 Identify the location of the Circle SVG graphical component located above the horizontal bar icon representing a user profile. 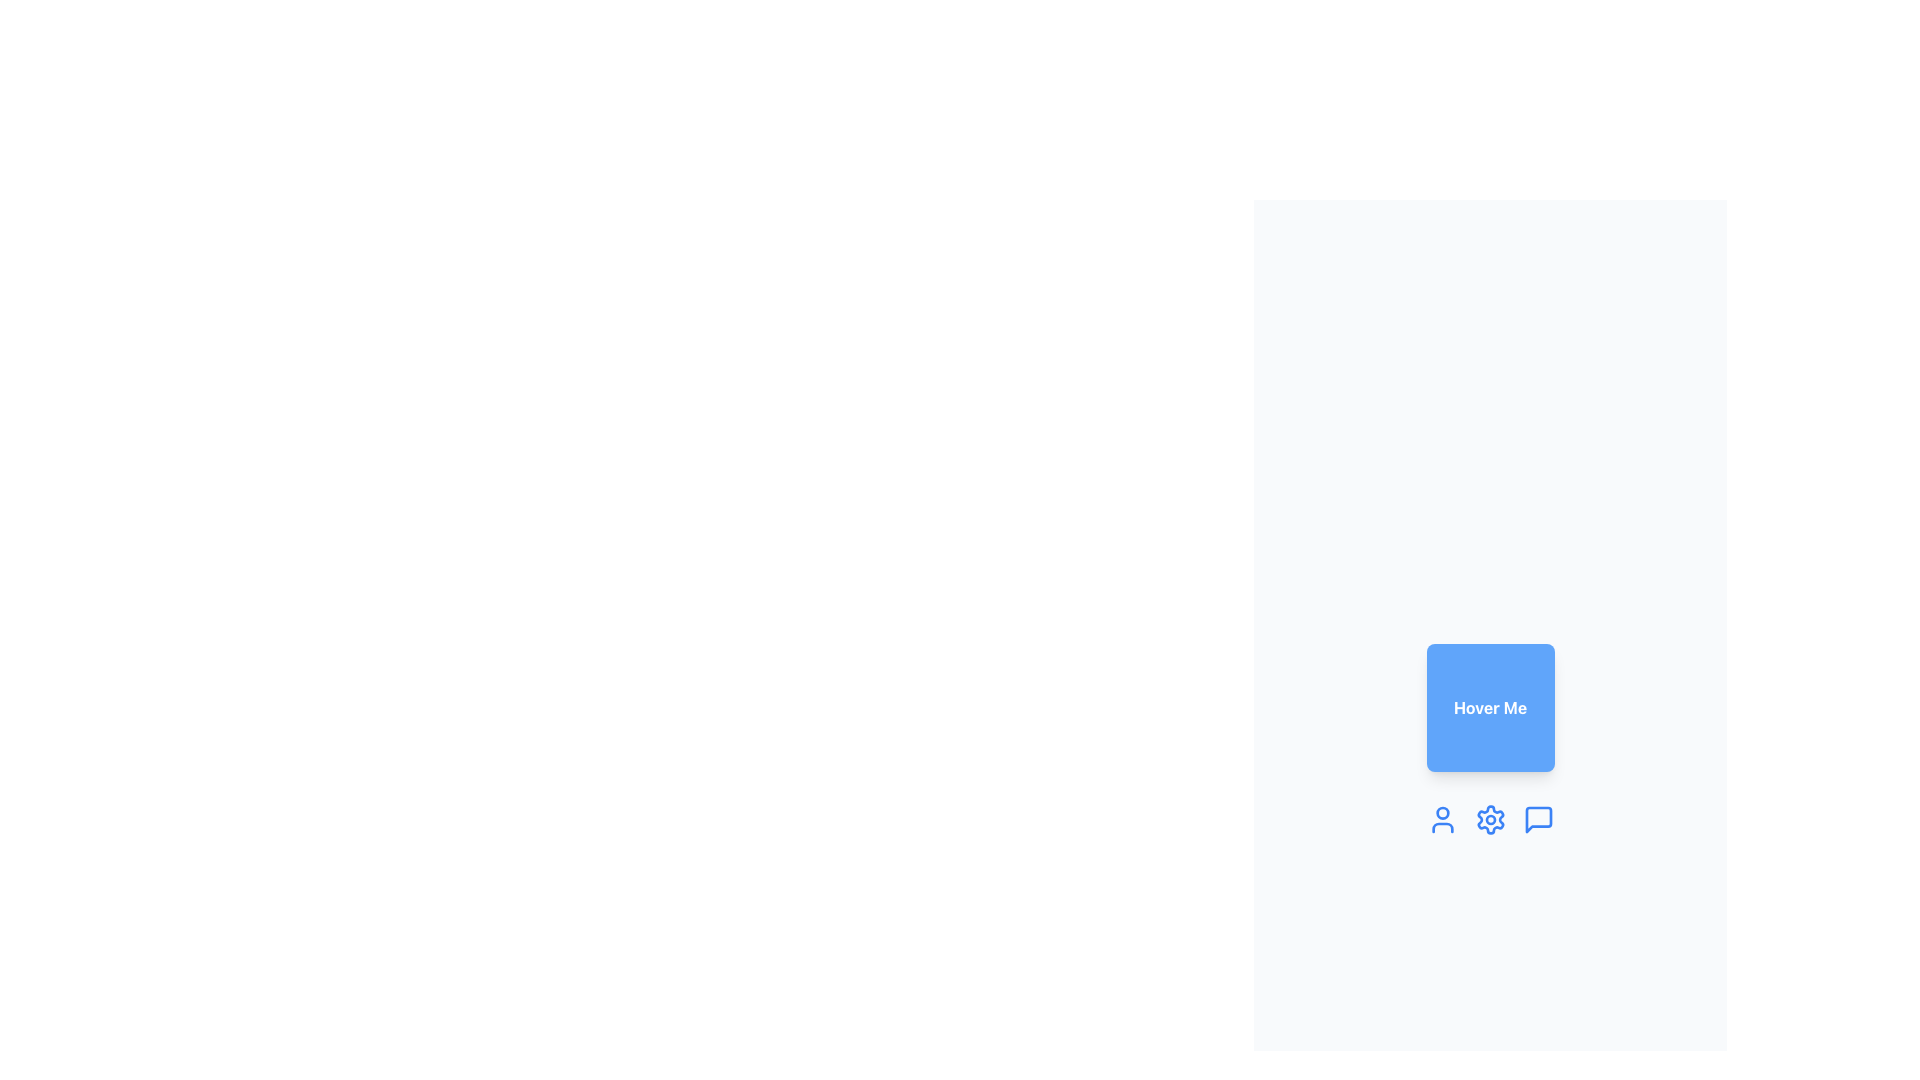
(1442, 813).